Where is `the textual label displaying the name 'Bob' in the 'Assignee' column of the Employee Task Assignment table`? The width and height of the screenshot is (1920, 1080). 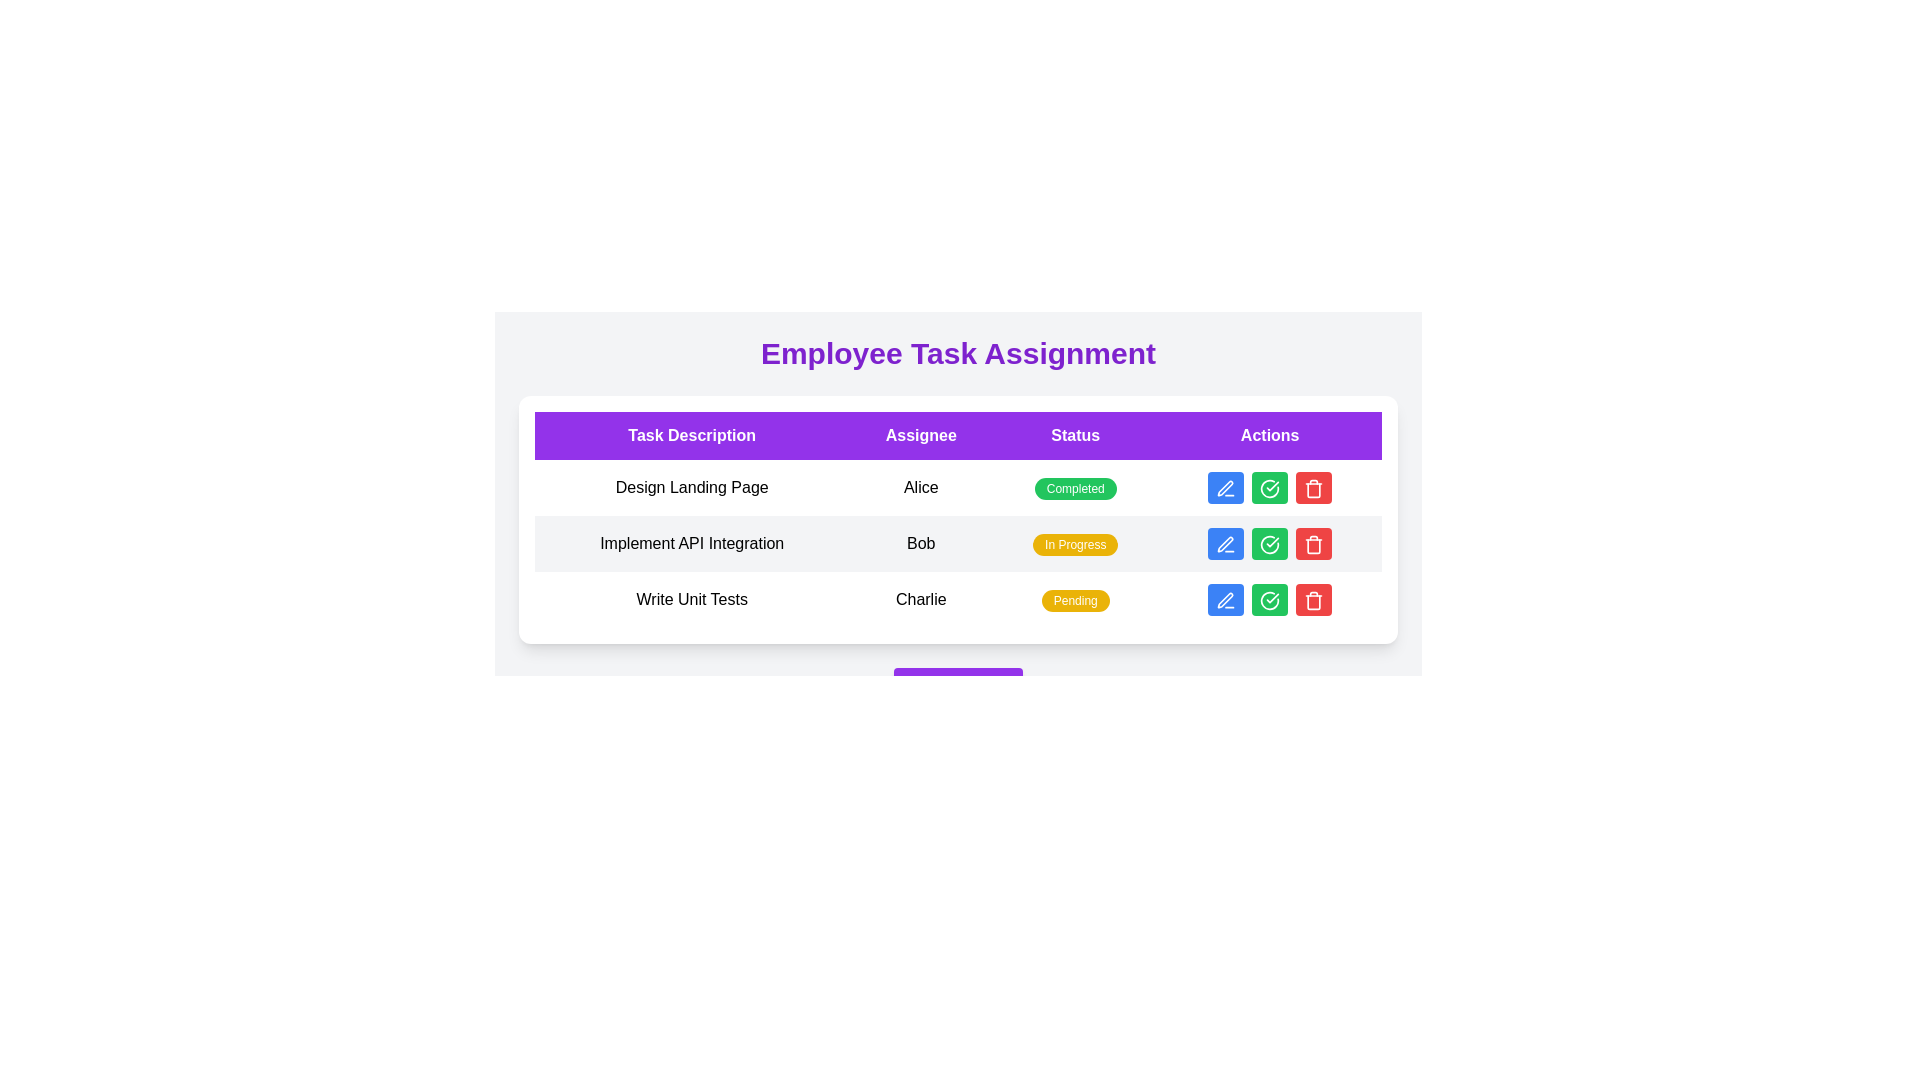 the textual label displaying the name 'Bob' in the 'Assignee' column of the Employee Task Assignment table is located at coordinates (920, 543).